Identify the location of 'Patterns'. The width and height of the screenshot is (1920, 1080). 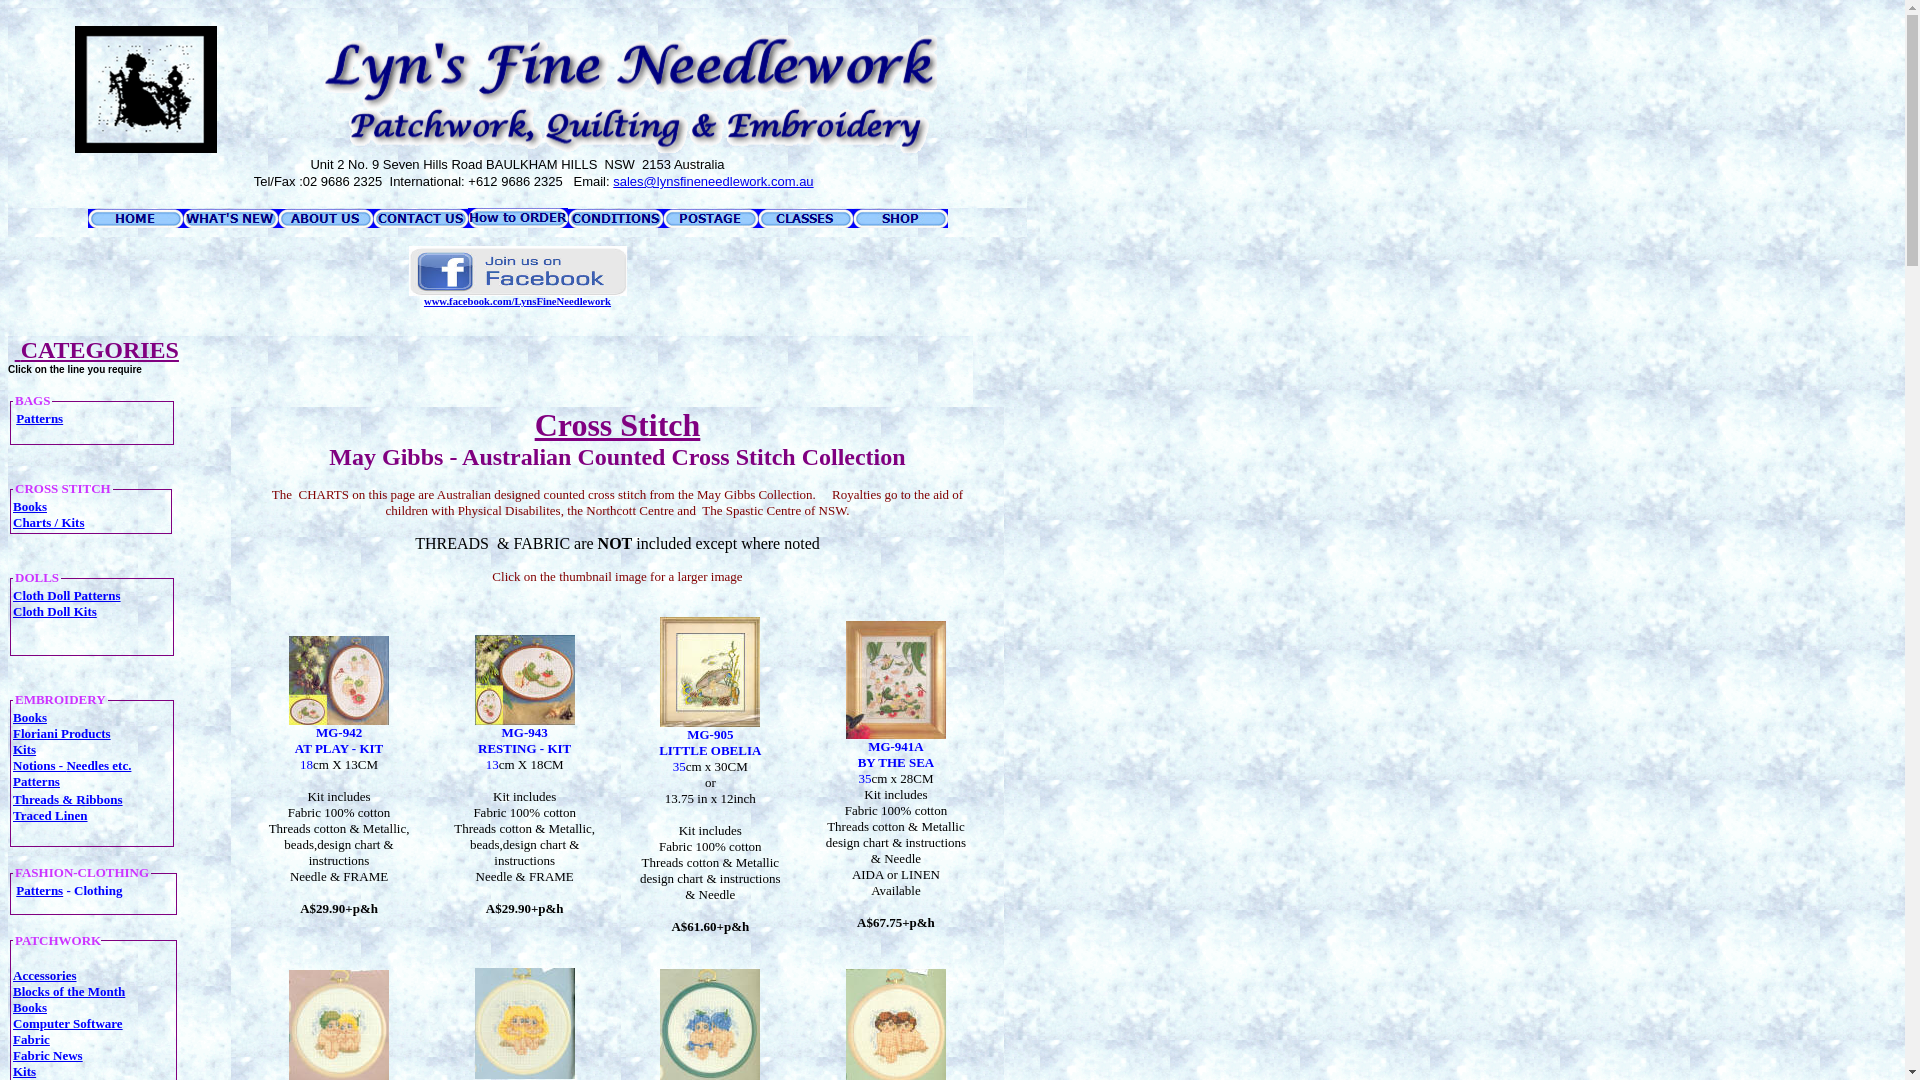
(39, 889).